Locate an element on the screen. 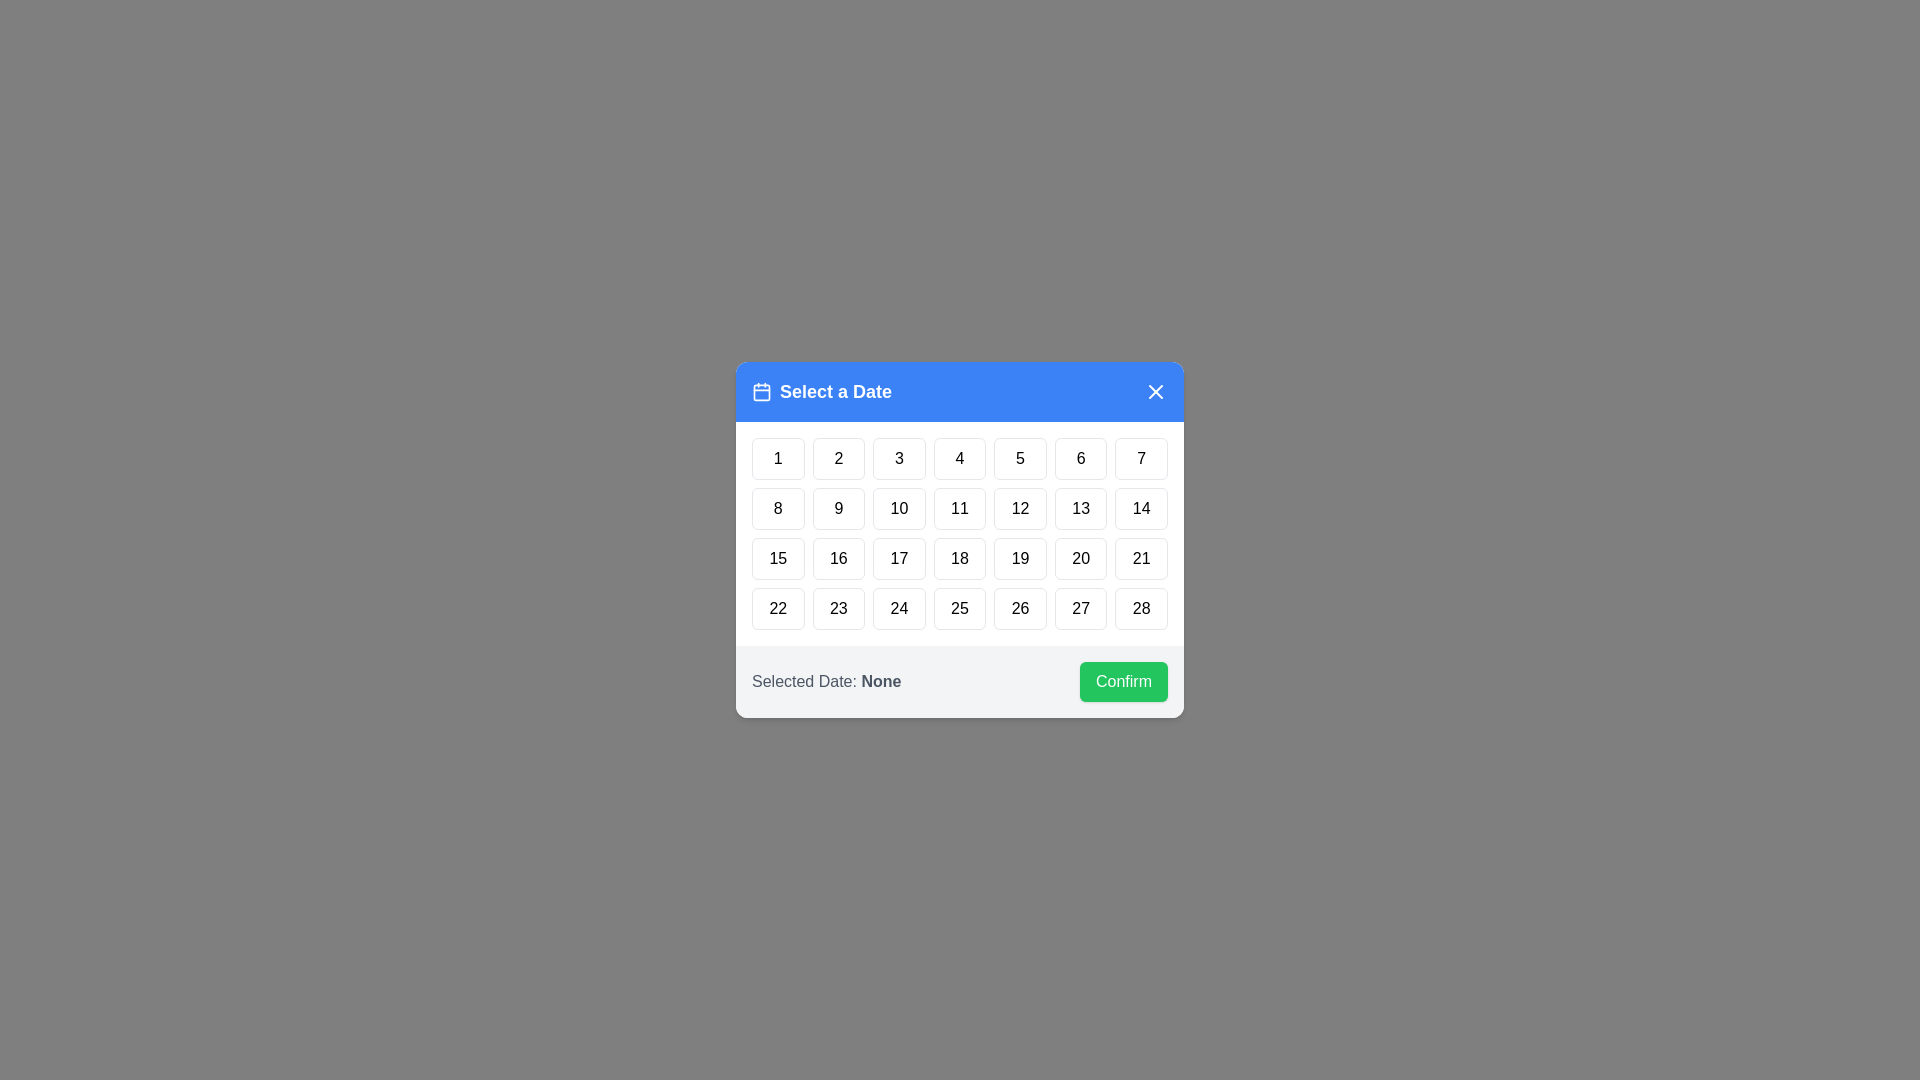 This screenshot has height=1080, width=1920. the day button labeled 5 to highlight it is located at coordinates (1021, 459).